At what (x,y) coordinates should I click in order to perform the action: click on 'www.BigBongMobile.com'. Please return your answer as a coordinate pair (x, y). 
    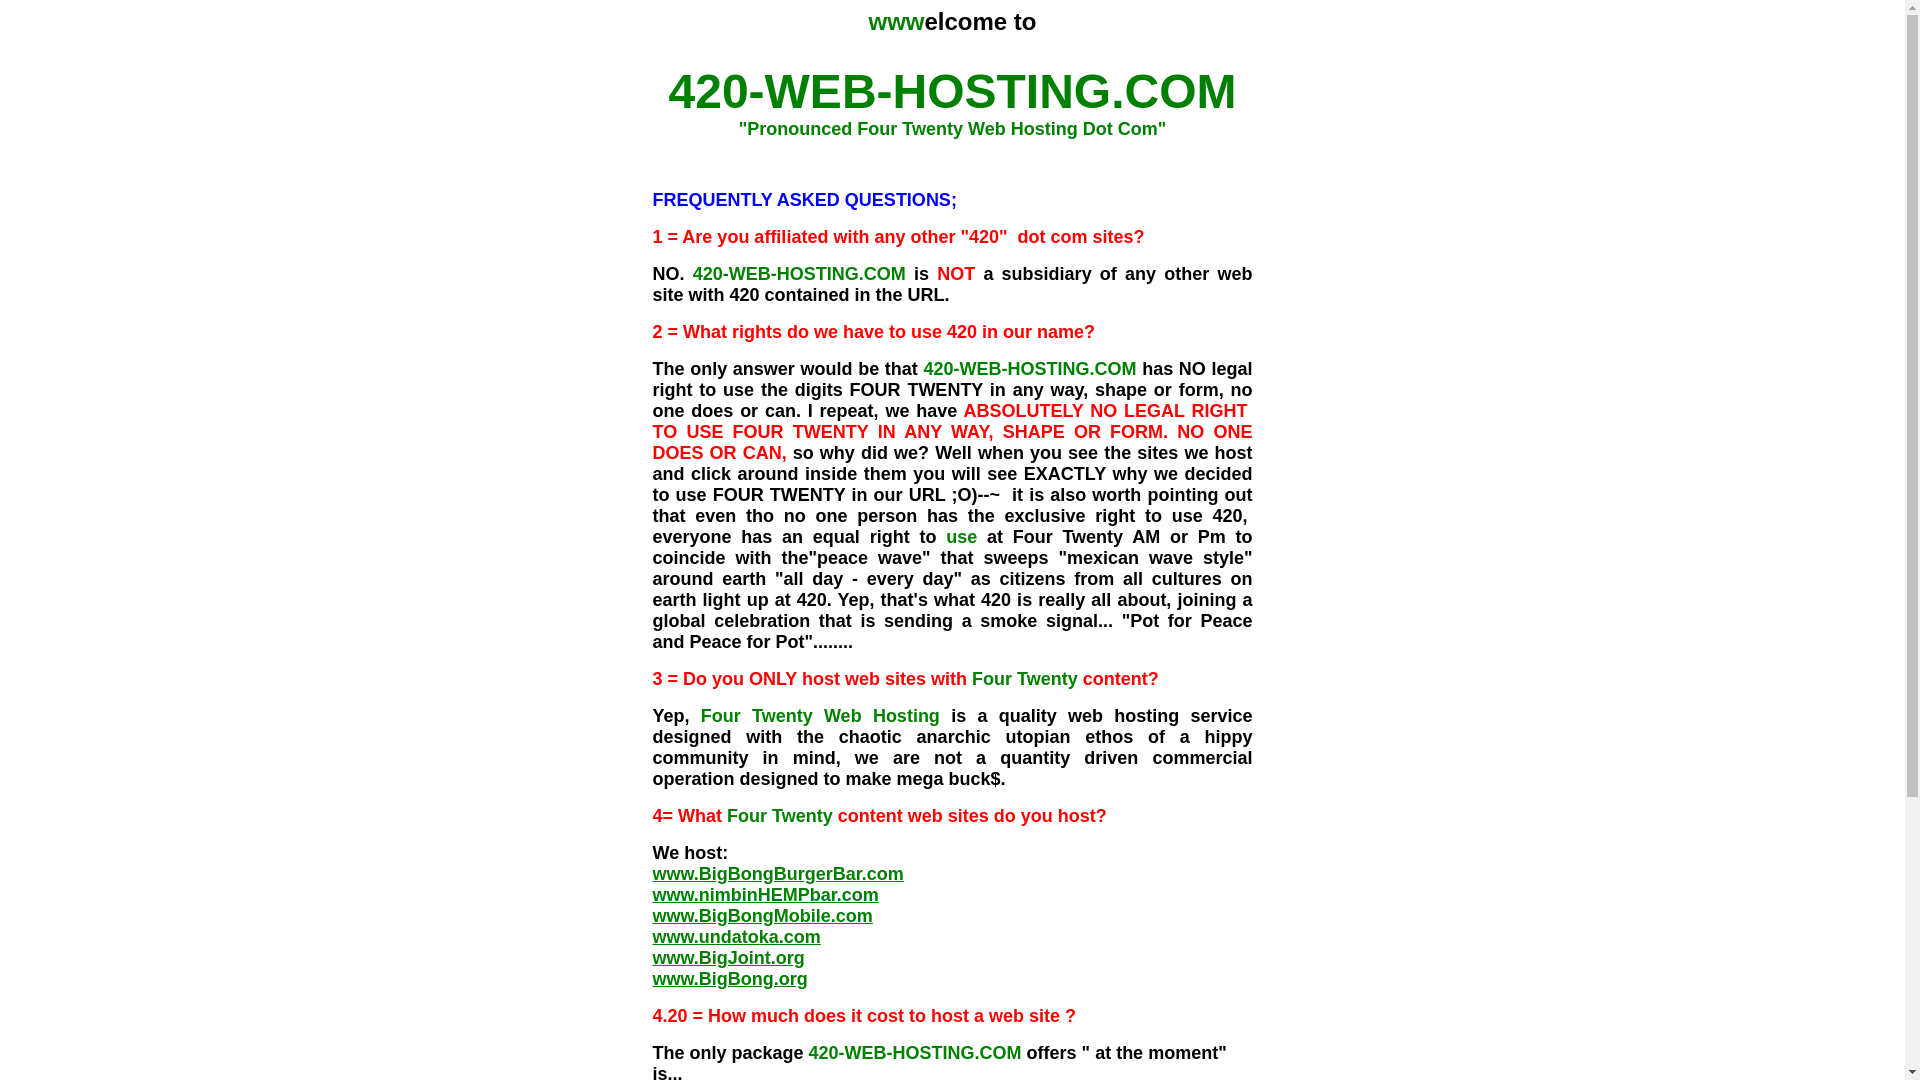
    Looking at the image, I should click on (652, 915).